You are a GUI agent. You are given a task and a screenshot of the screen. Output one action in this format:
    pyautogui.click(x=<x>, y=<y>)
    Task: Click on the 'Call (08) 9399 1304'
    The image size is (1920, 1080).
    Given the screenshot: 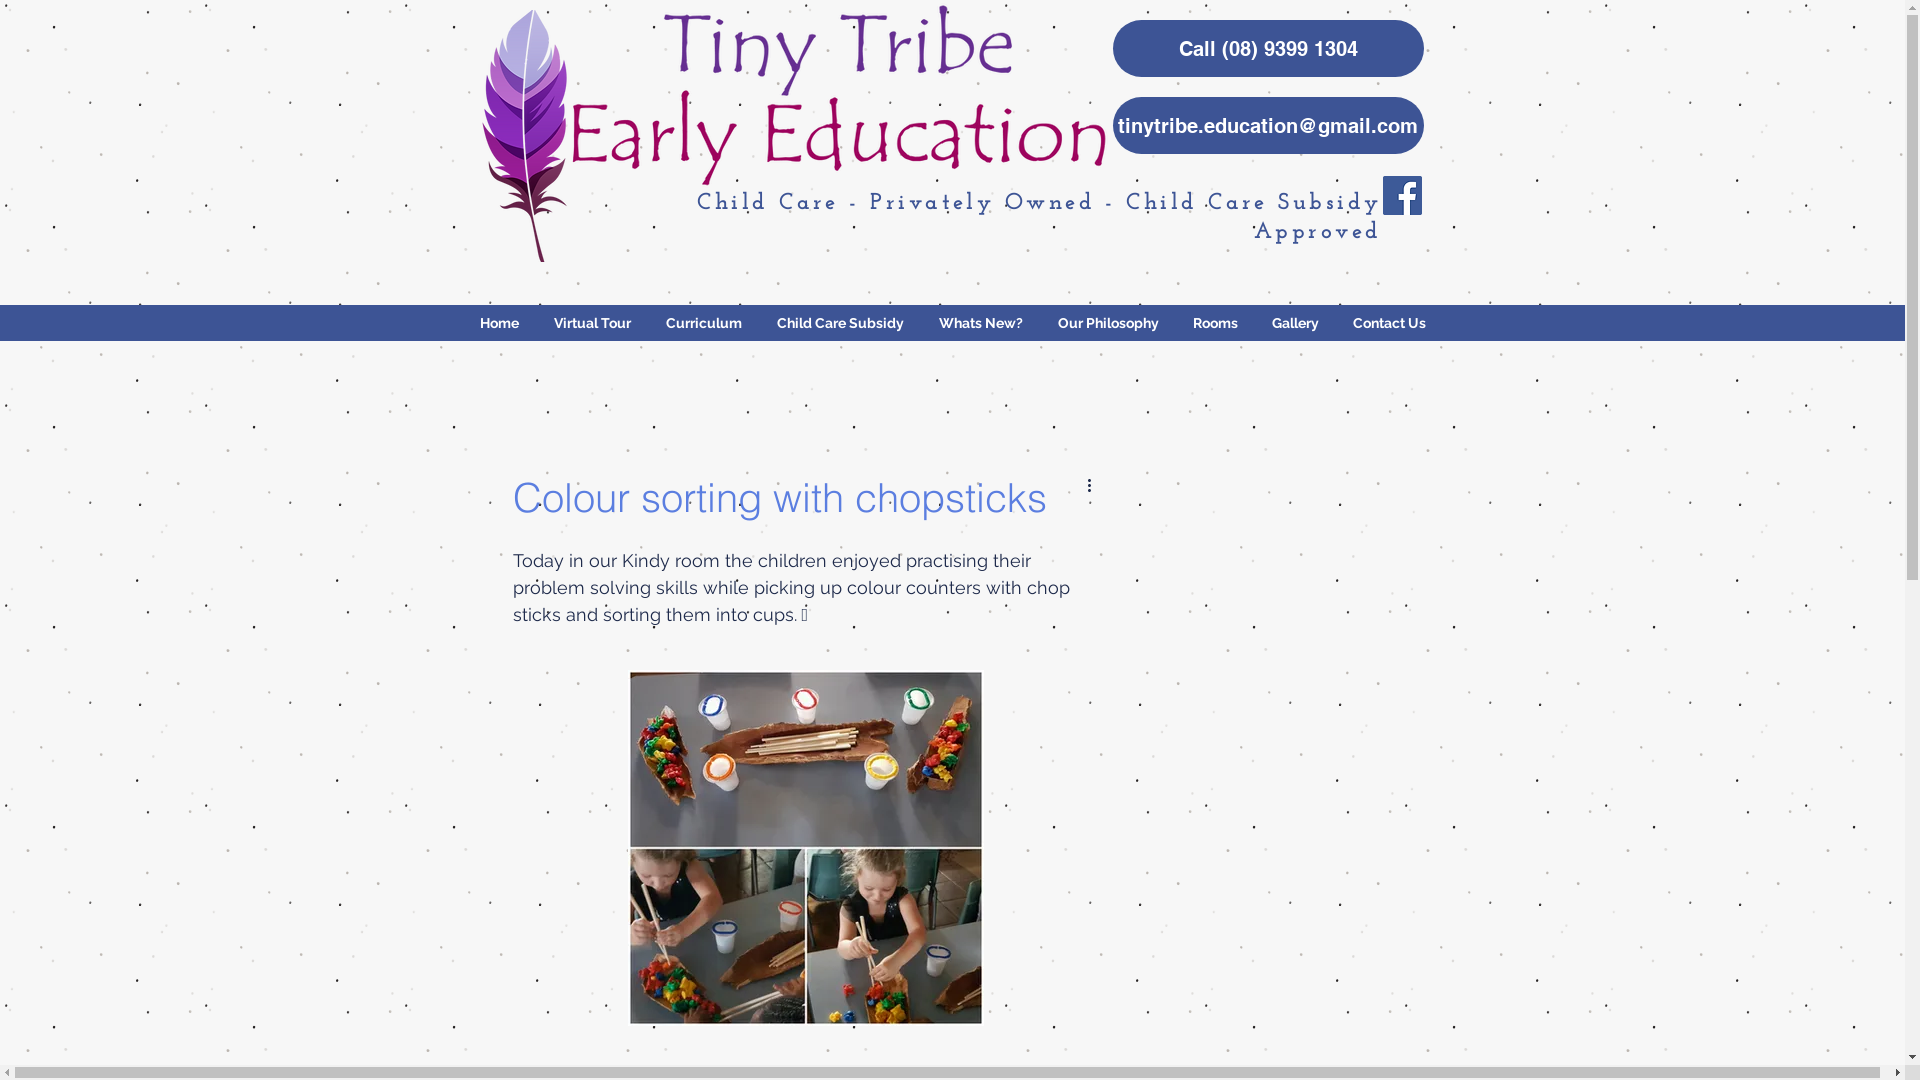 What is the action you would take?
    pyautogui.click(x=1111, y=47)
    